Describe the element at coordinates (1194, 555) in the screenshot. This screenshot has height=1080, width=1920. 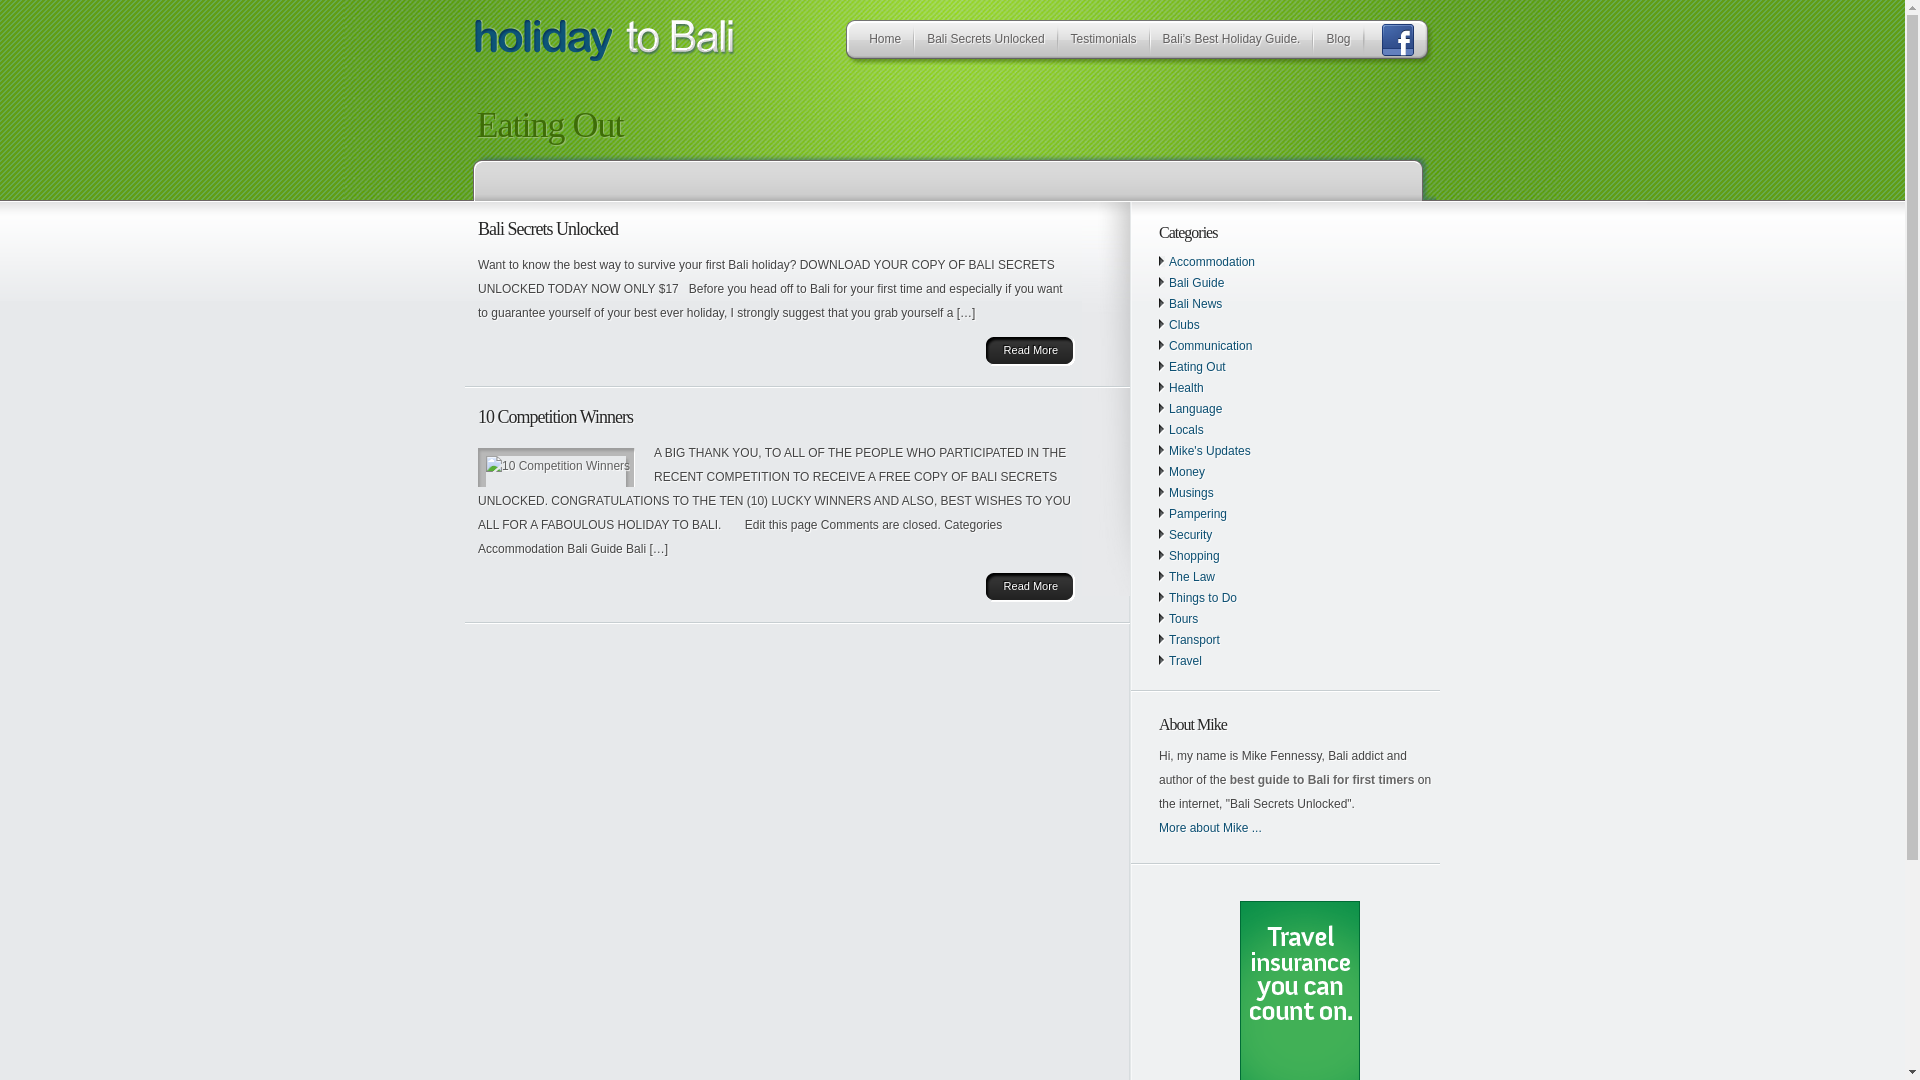
I see `'Shopping'` at that location.